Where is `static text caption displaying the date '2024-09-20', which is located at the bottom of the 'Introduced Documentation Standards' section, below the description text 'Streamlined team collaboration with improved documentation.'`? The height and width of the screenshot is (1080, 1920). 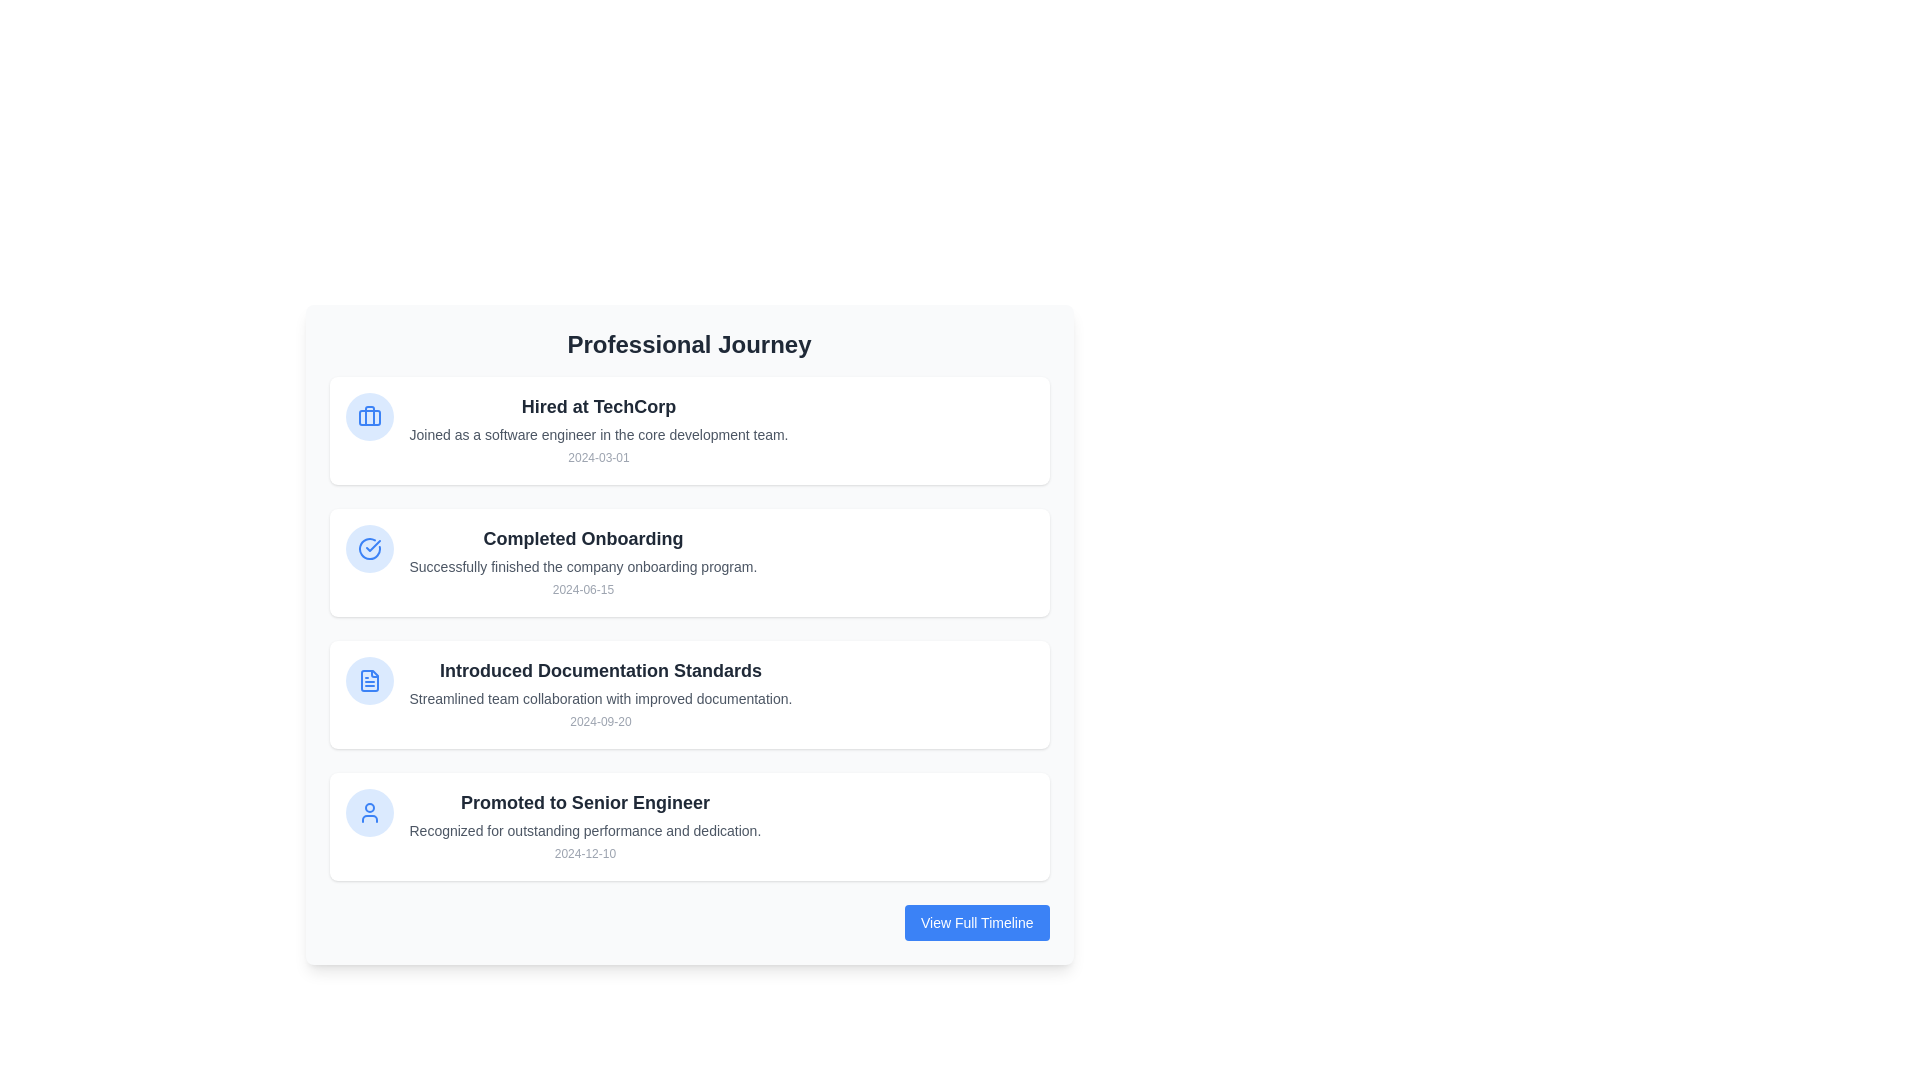 static text caption displaying the date '2024-09-20', which is located at the bottom of the 'Introduced Documentation Standards' section, below the description text 'Streamlined team collaboration with improved documentation.' is located at coordinates (599, 721).